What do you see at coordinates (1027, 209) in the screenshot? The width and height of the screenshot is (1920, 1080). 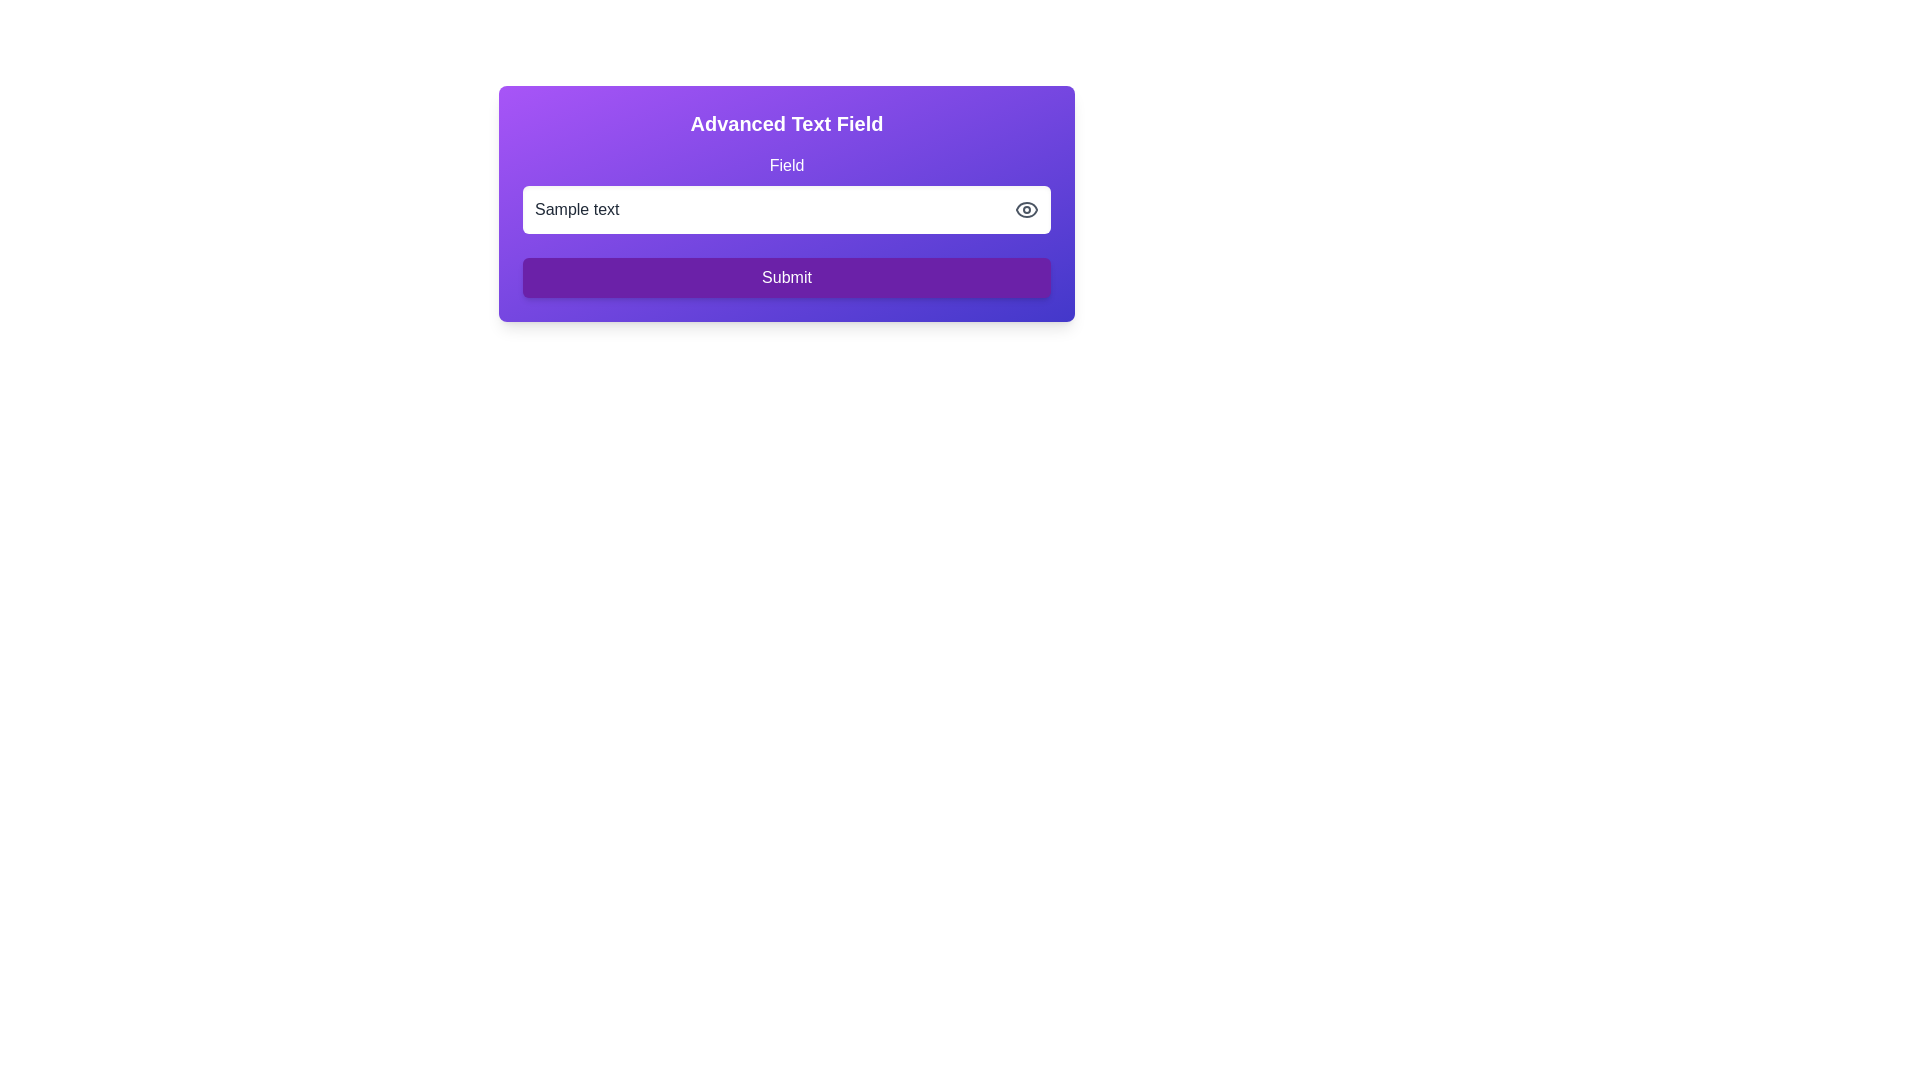 I see `the visibility toggle icon button located at the top-right corner of the text input field within the purple card UI layout` at bounding box center [1027, 209].